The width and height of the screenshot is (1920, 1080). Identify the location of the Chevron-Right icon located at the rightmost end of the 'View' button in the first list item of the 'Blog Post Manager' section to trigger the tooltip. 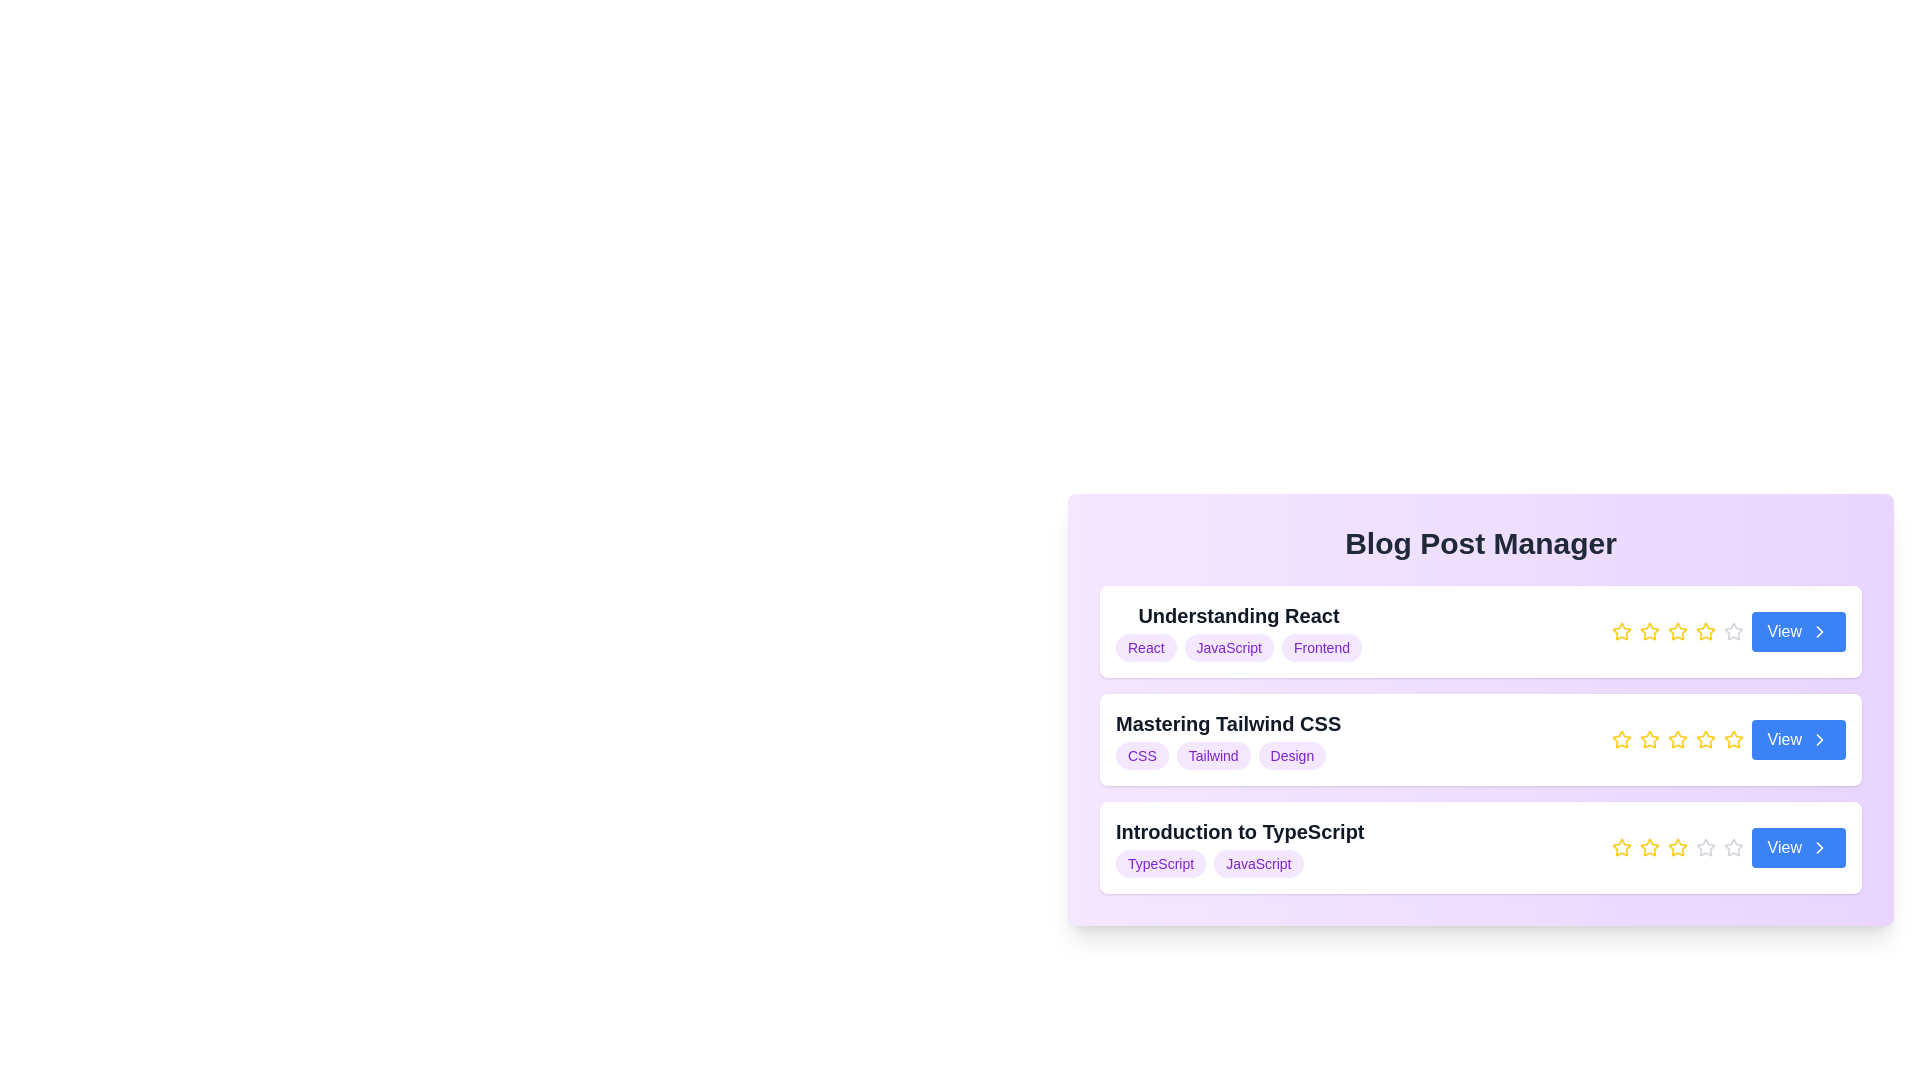
(1819, 632).